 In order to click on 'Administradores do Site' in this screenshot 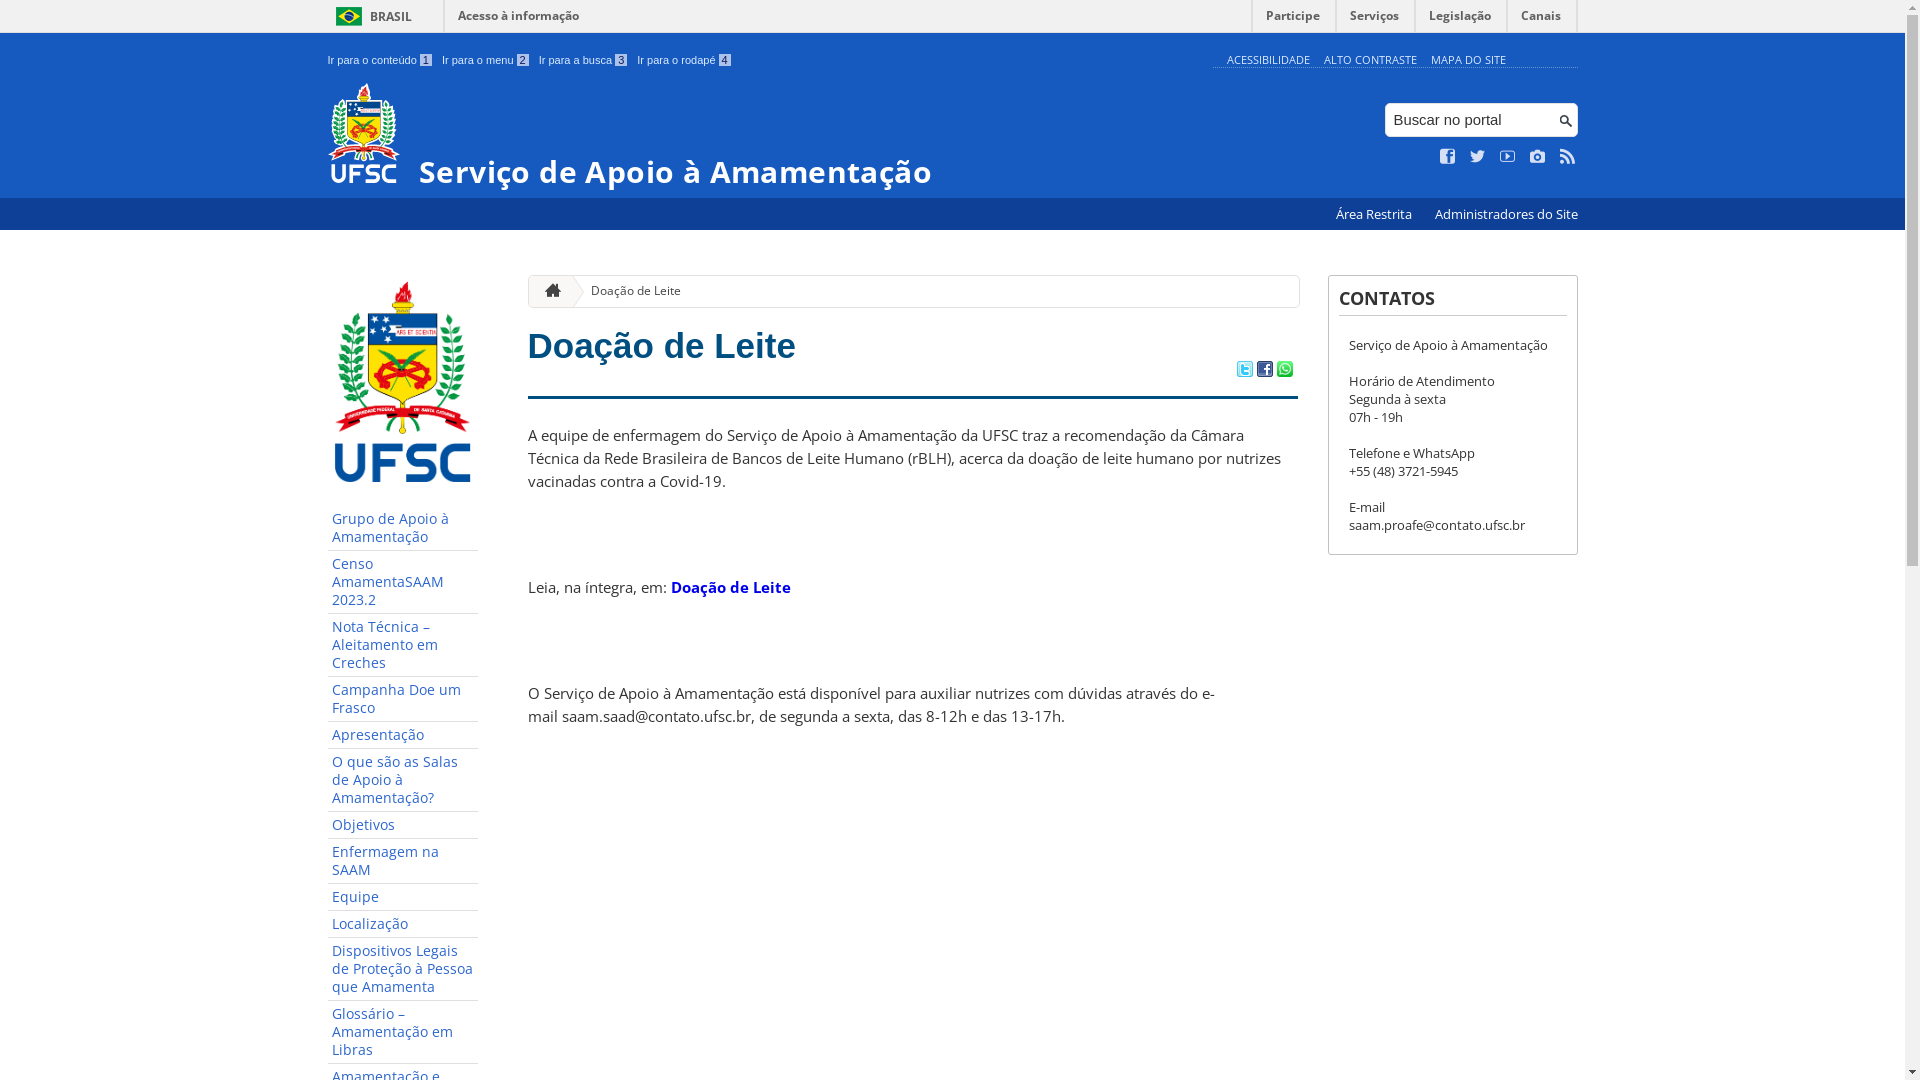, I will do `click(1505, 214)`.